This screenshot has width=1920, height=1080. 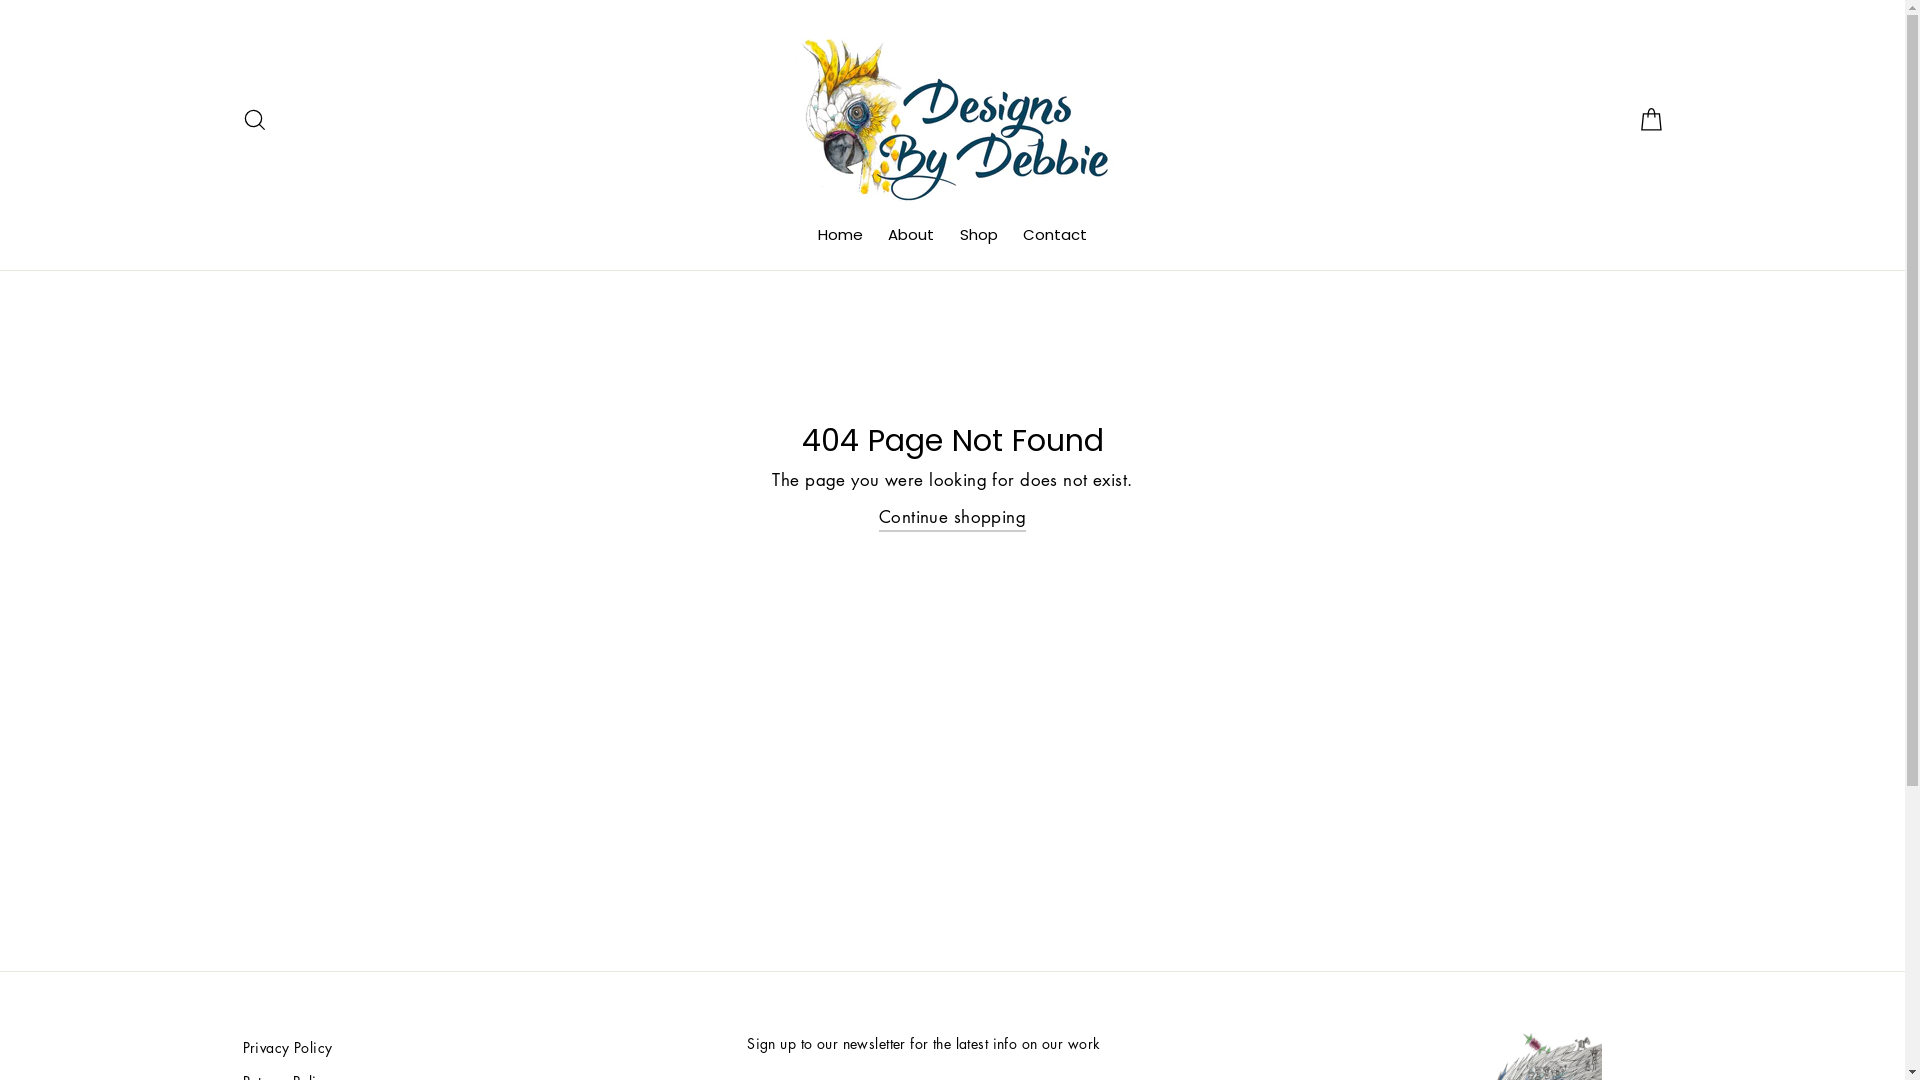 What do you see at coordinates (910, 234) in the screenshot?
I see `'About'` at bounding box center [910, 234].